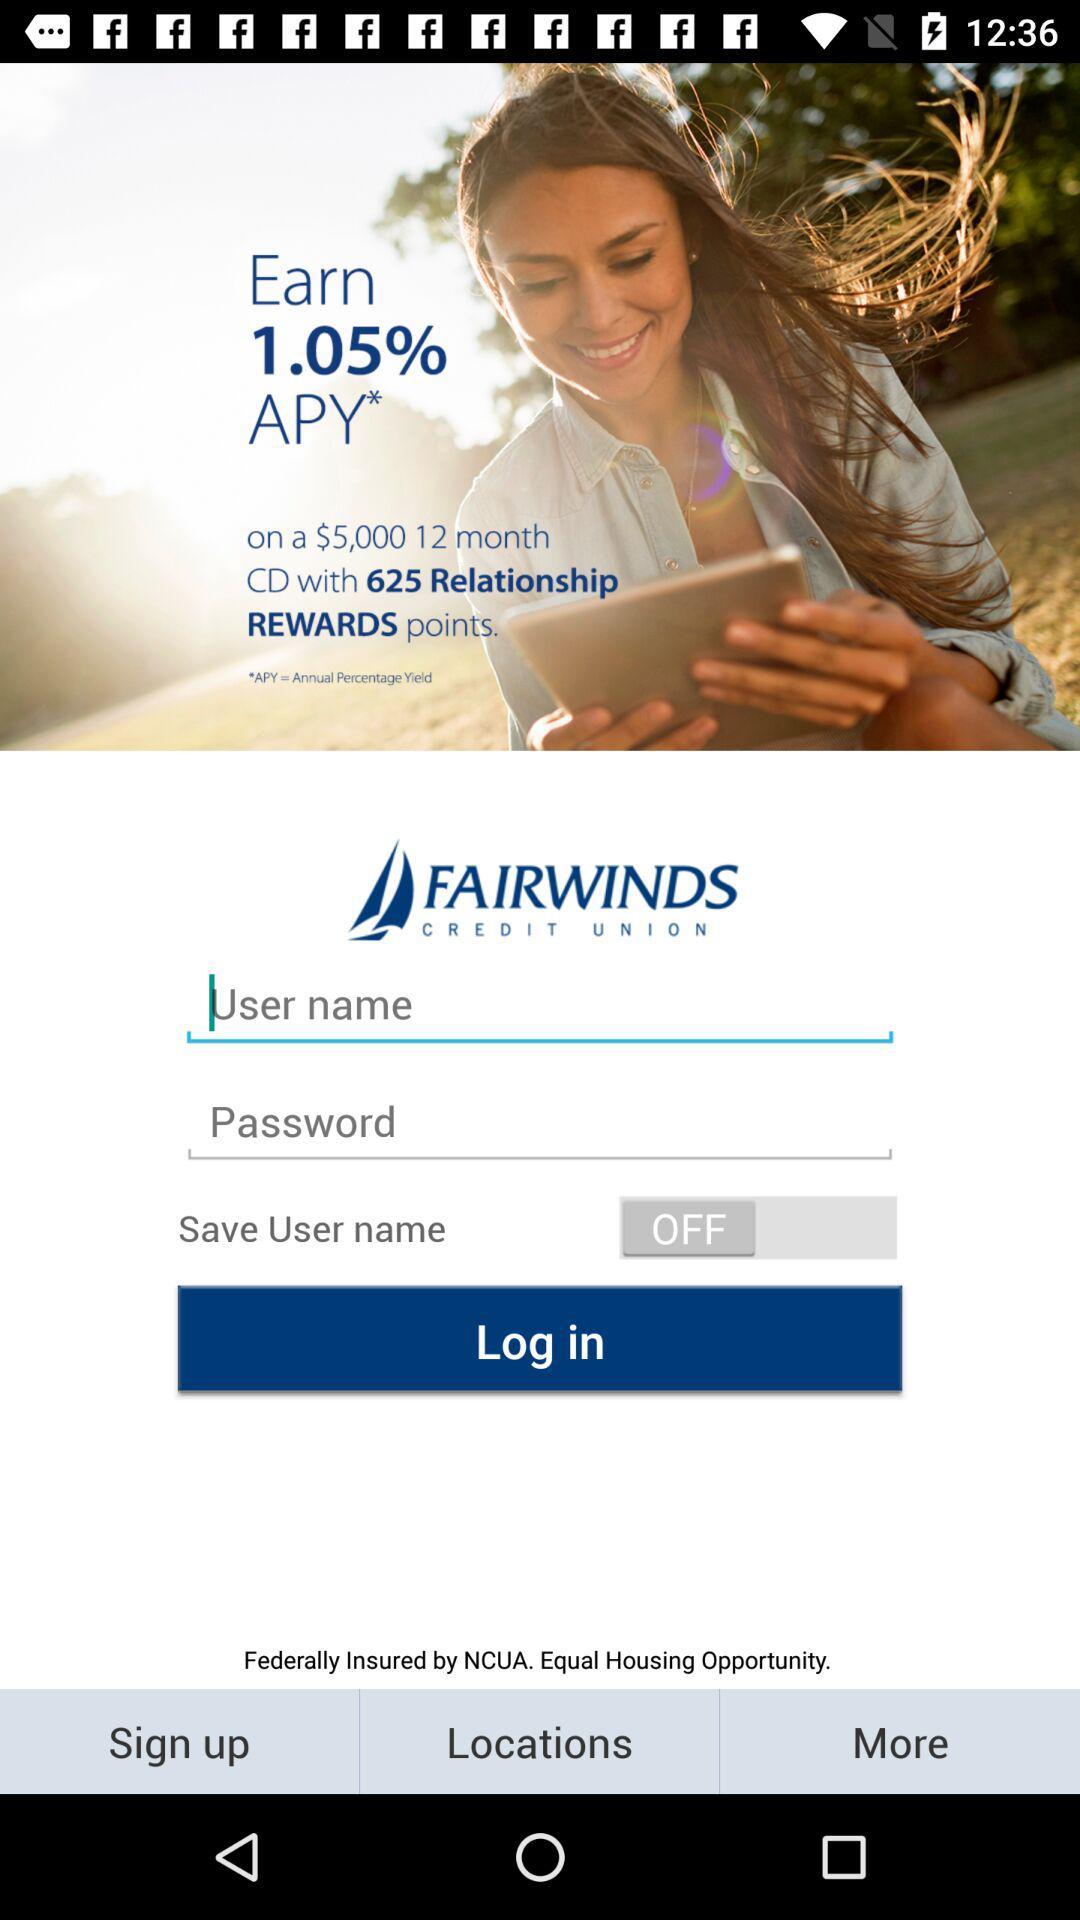  What do you see at coordinates (538, 1740) in the screenshot?
I see `the icon to the right of the sign up icon` at bounding box center [538, 1740].